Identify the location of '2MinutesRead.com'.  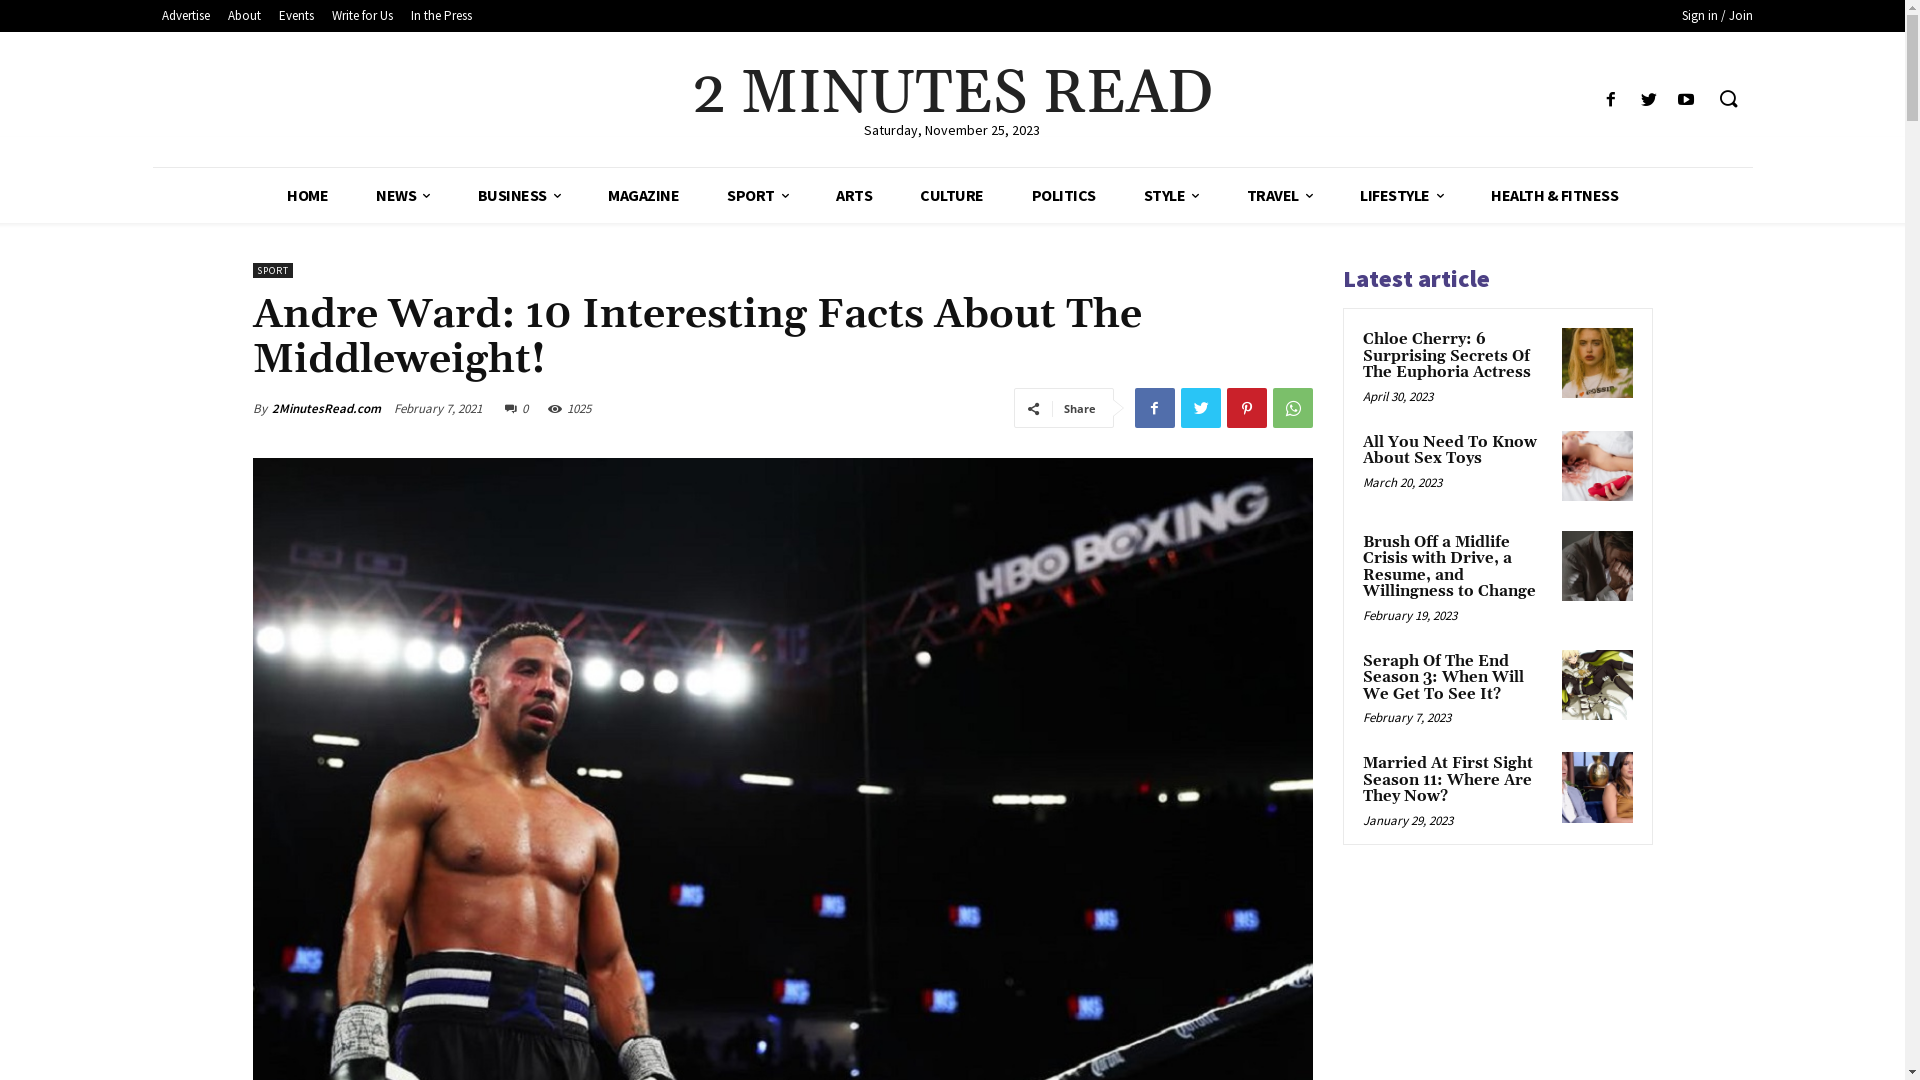
(326, 407).